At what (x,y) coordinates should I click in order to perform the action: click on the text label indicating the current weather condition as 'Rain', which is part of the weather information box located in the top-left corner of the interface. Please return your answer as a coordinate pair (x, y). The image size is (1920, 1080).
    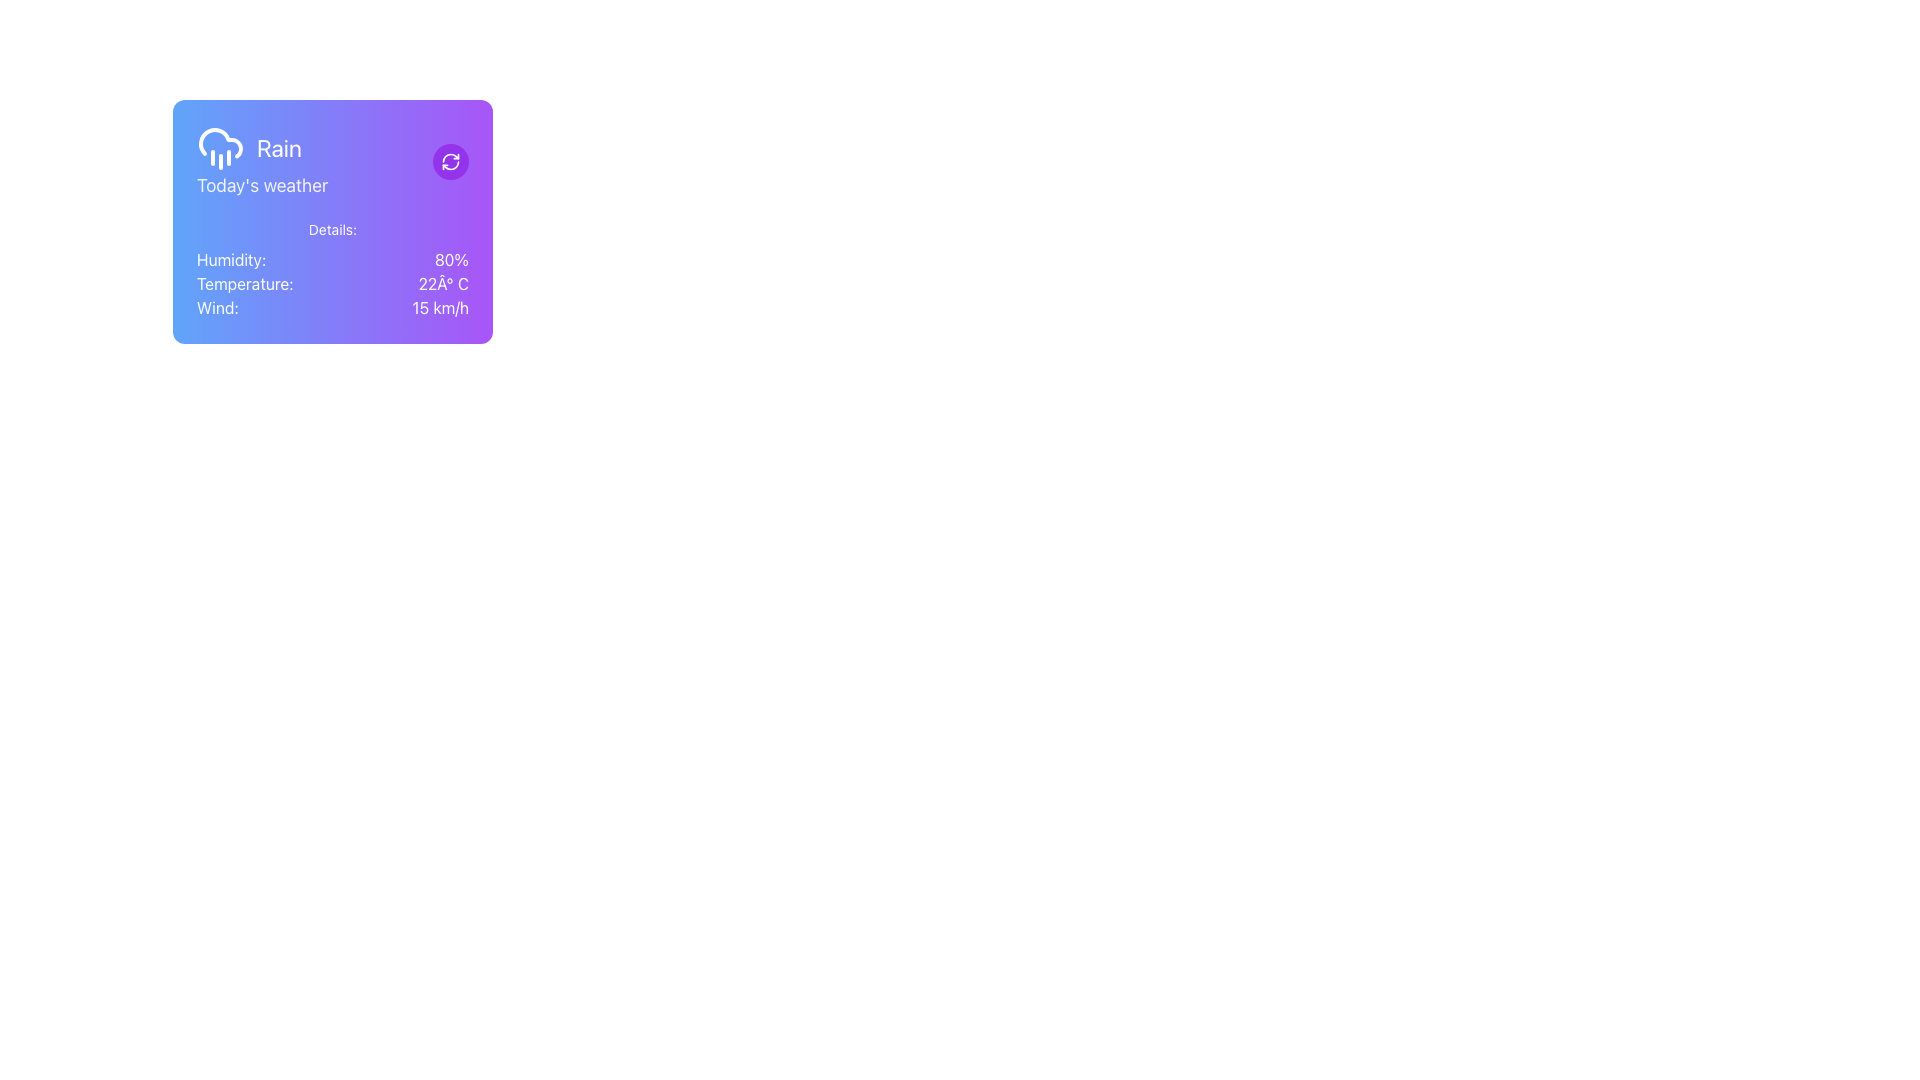
    Looking at the image, I should click on (261, 146).